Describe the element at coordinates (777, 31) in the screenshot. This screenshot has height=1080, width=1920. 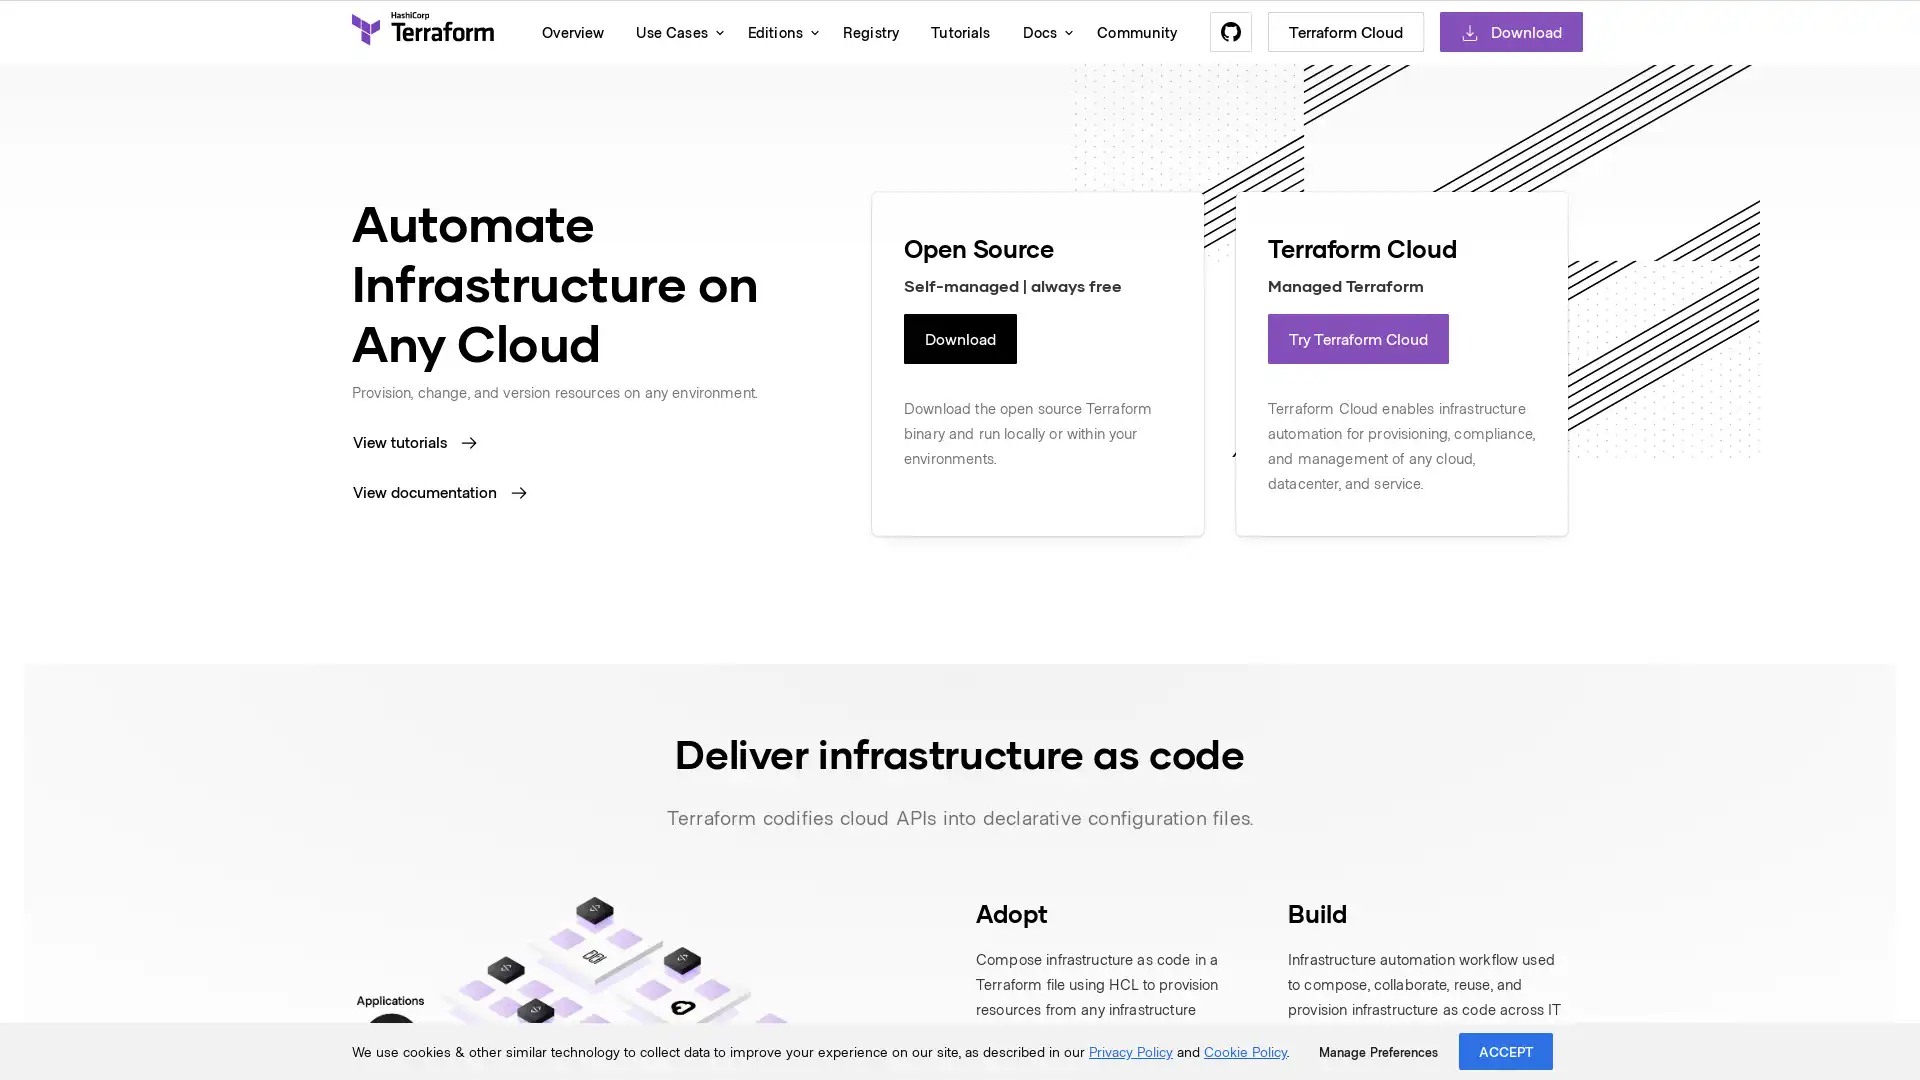
I see `Editions` at that location.